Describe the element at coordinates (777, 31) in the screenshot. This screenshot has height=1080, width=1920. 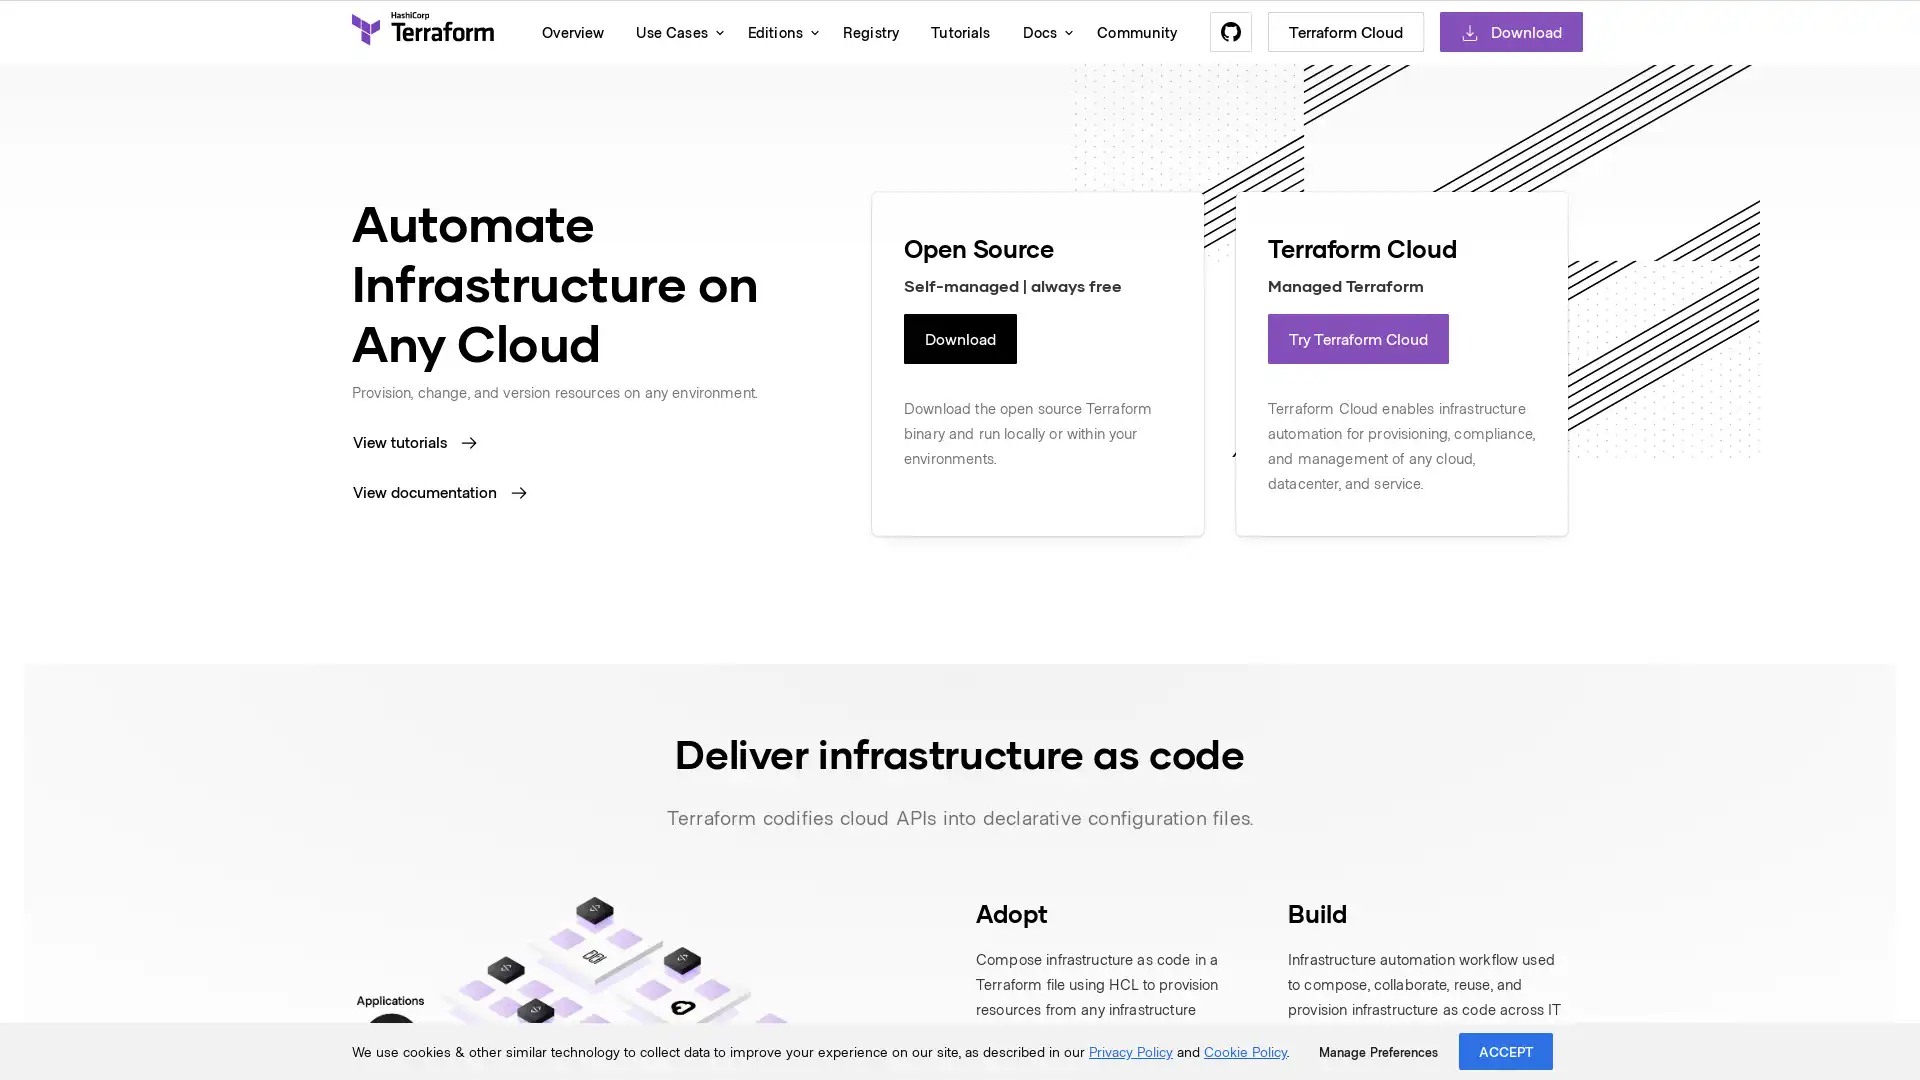
I see `Editions` at that location.